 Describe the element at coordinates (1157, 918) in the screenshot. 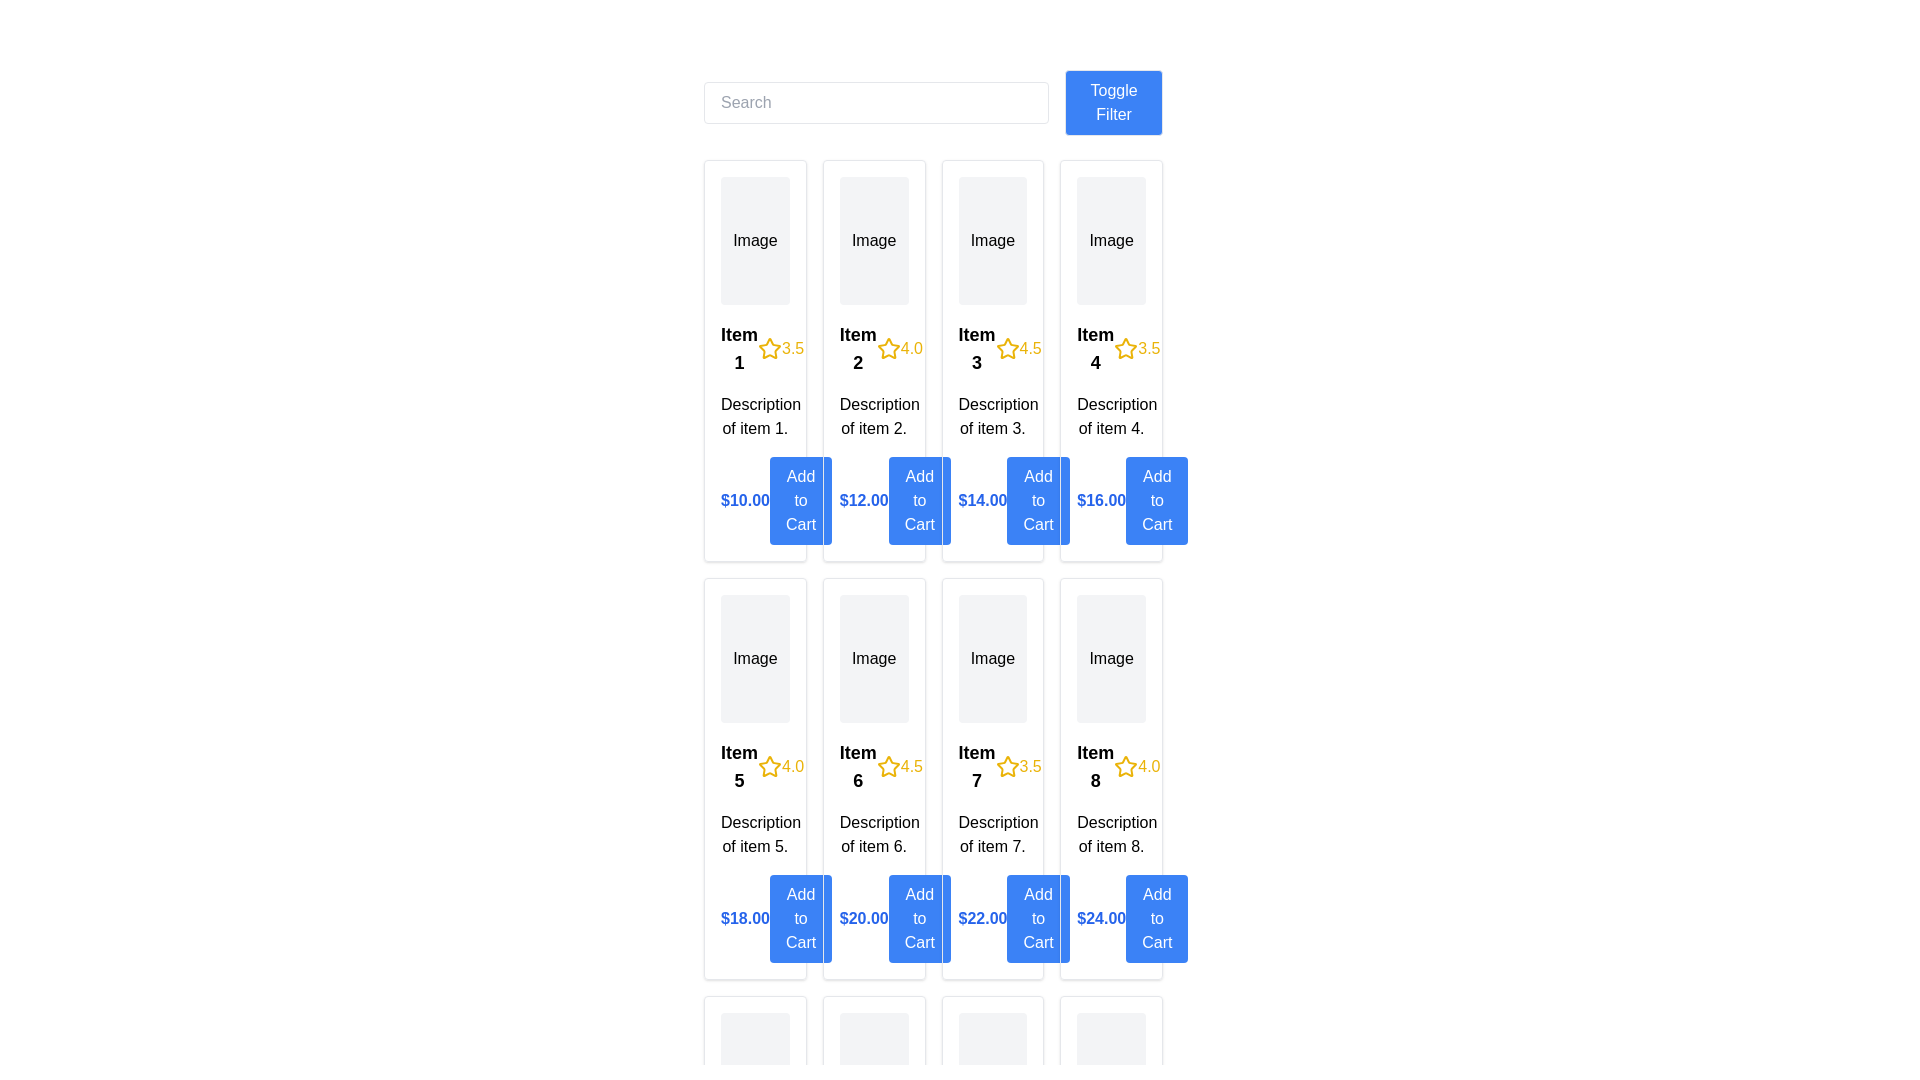

I see `the blue 'Add to Cart' button` at that location.